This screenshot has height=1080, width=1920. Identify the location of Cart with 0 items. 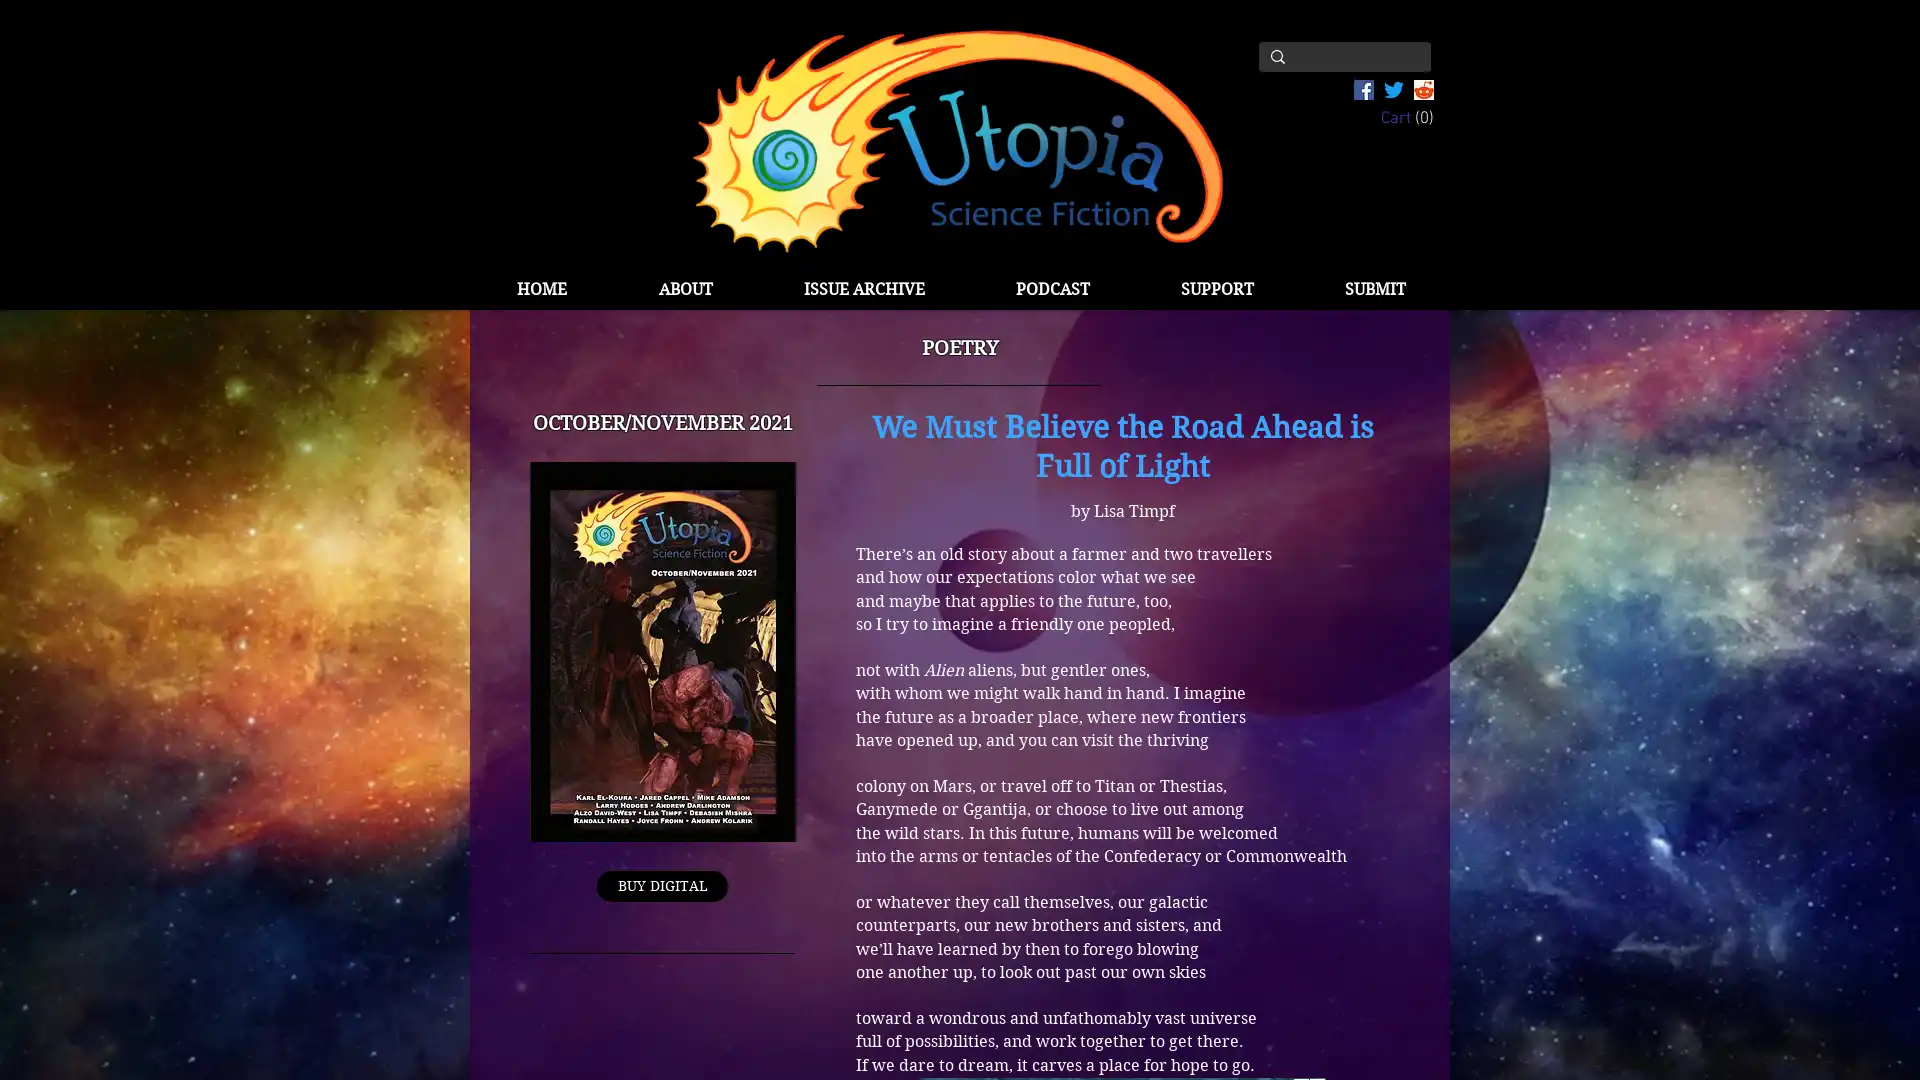
(1406, 116).